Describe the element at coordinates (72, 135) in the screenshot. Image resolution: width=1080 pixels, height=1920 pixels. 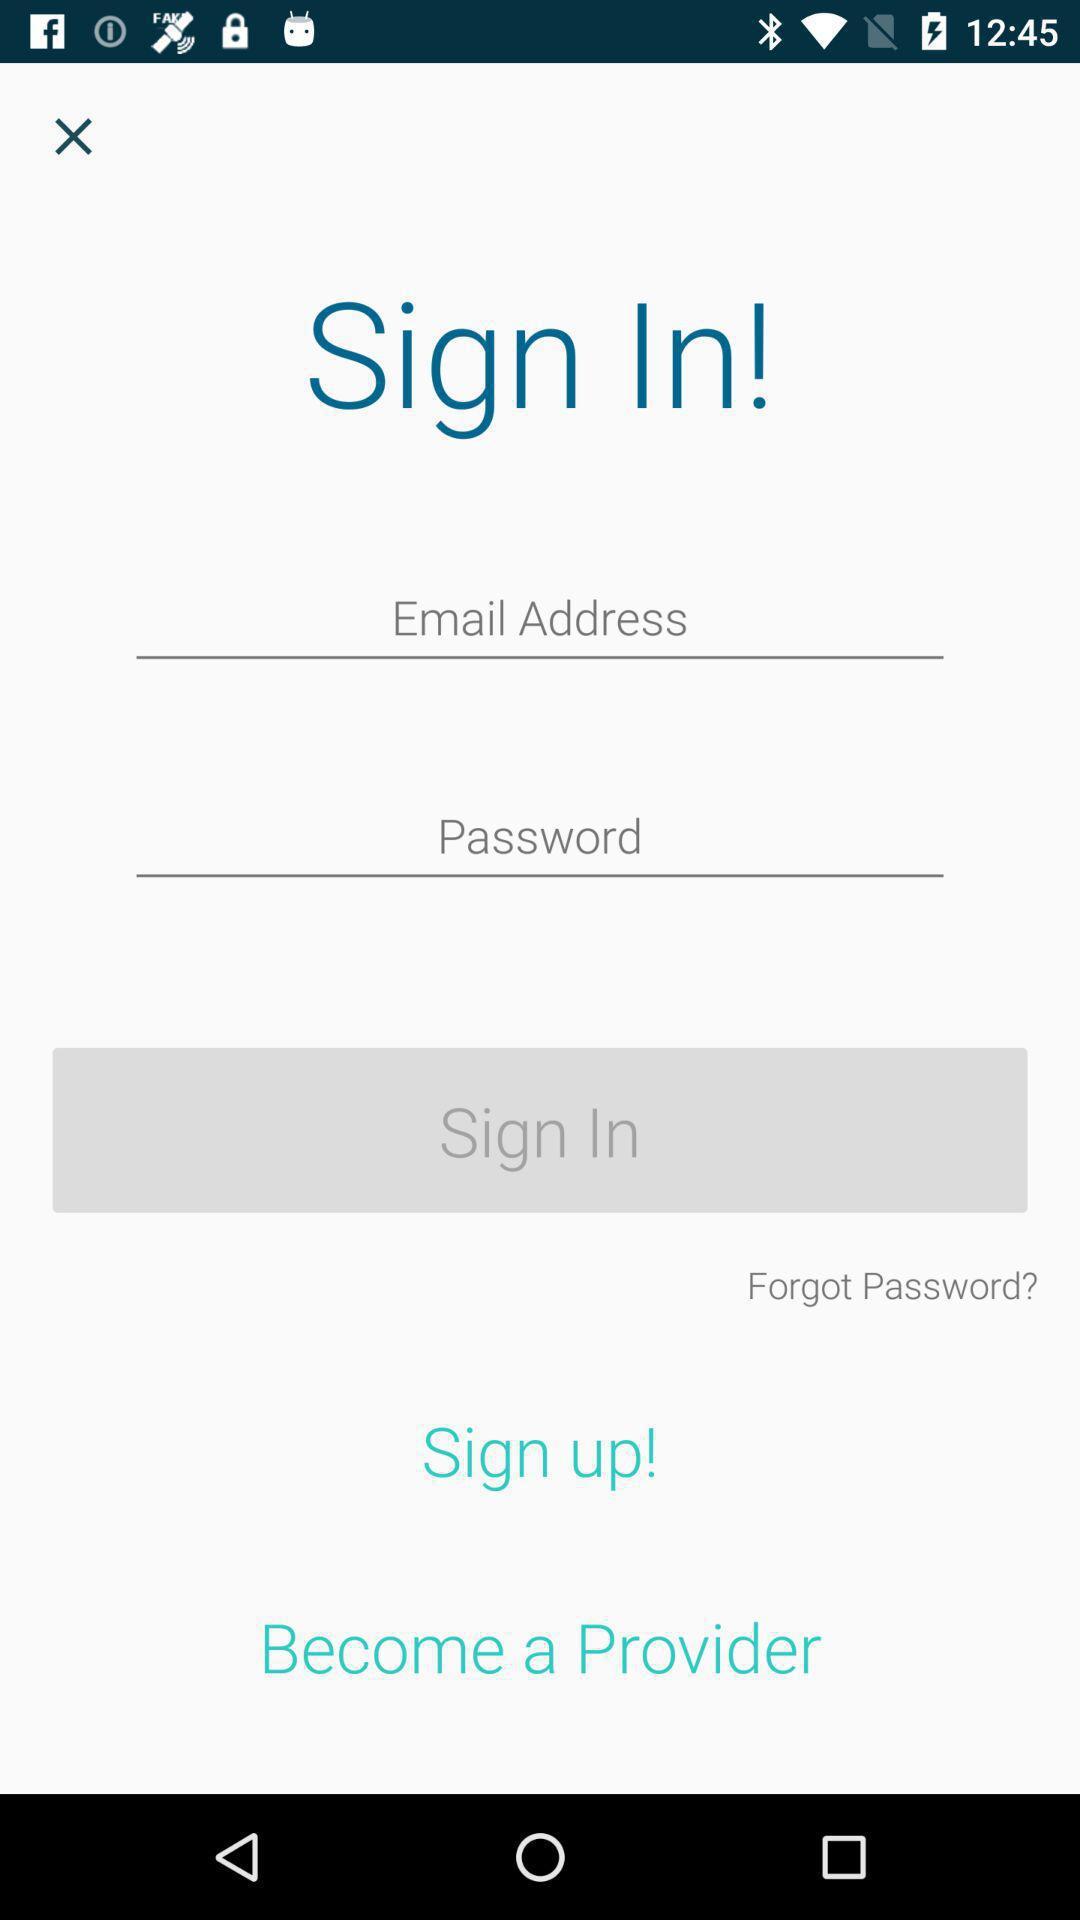
I see `the icon at the top left corner` at that location.